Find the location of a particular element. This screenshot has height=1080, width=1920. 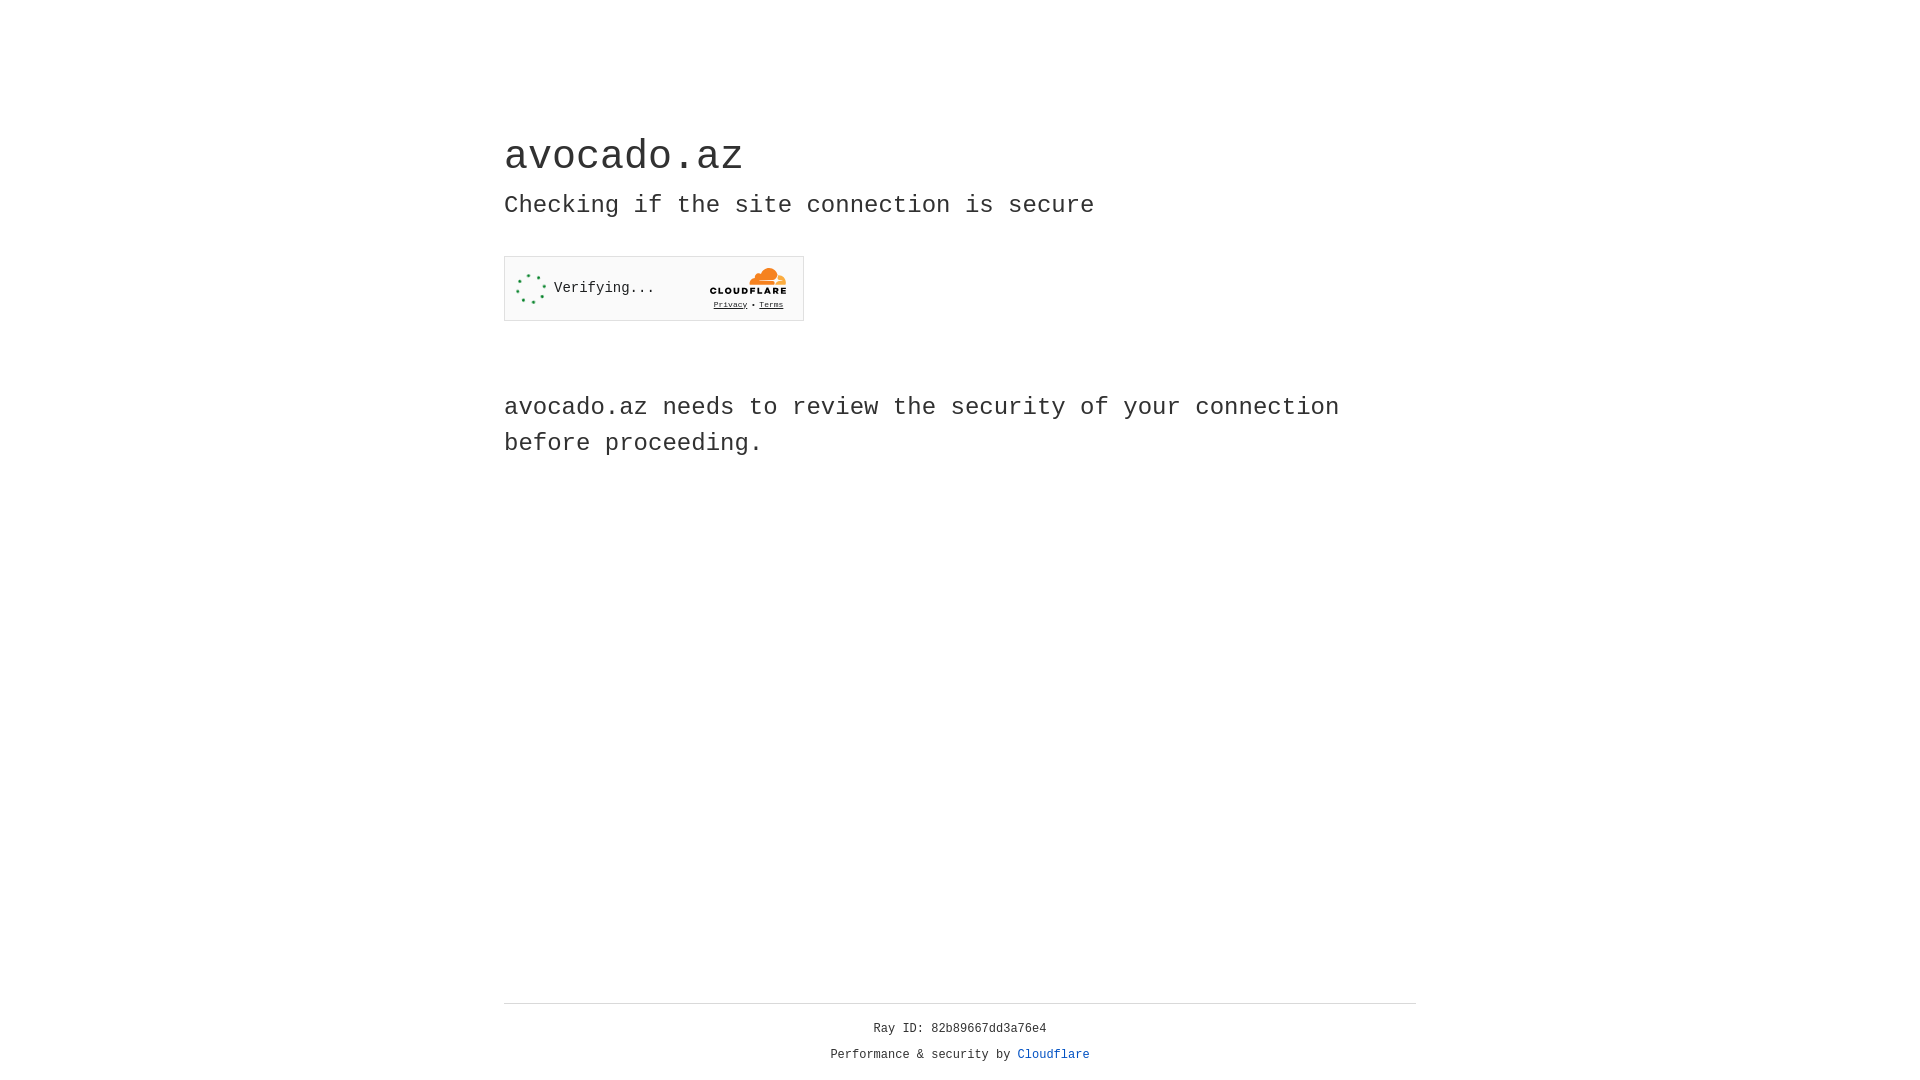

'Widget containing a Cloudflare security challenge' is located at coordinates (653, 288).